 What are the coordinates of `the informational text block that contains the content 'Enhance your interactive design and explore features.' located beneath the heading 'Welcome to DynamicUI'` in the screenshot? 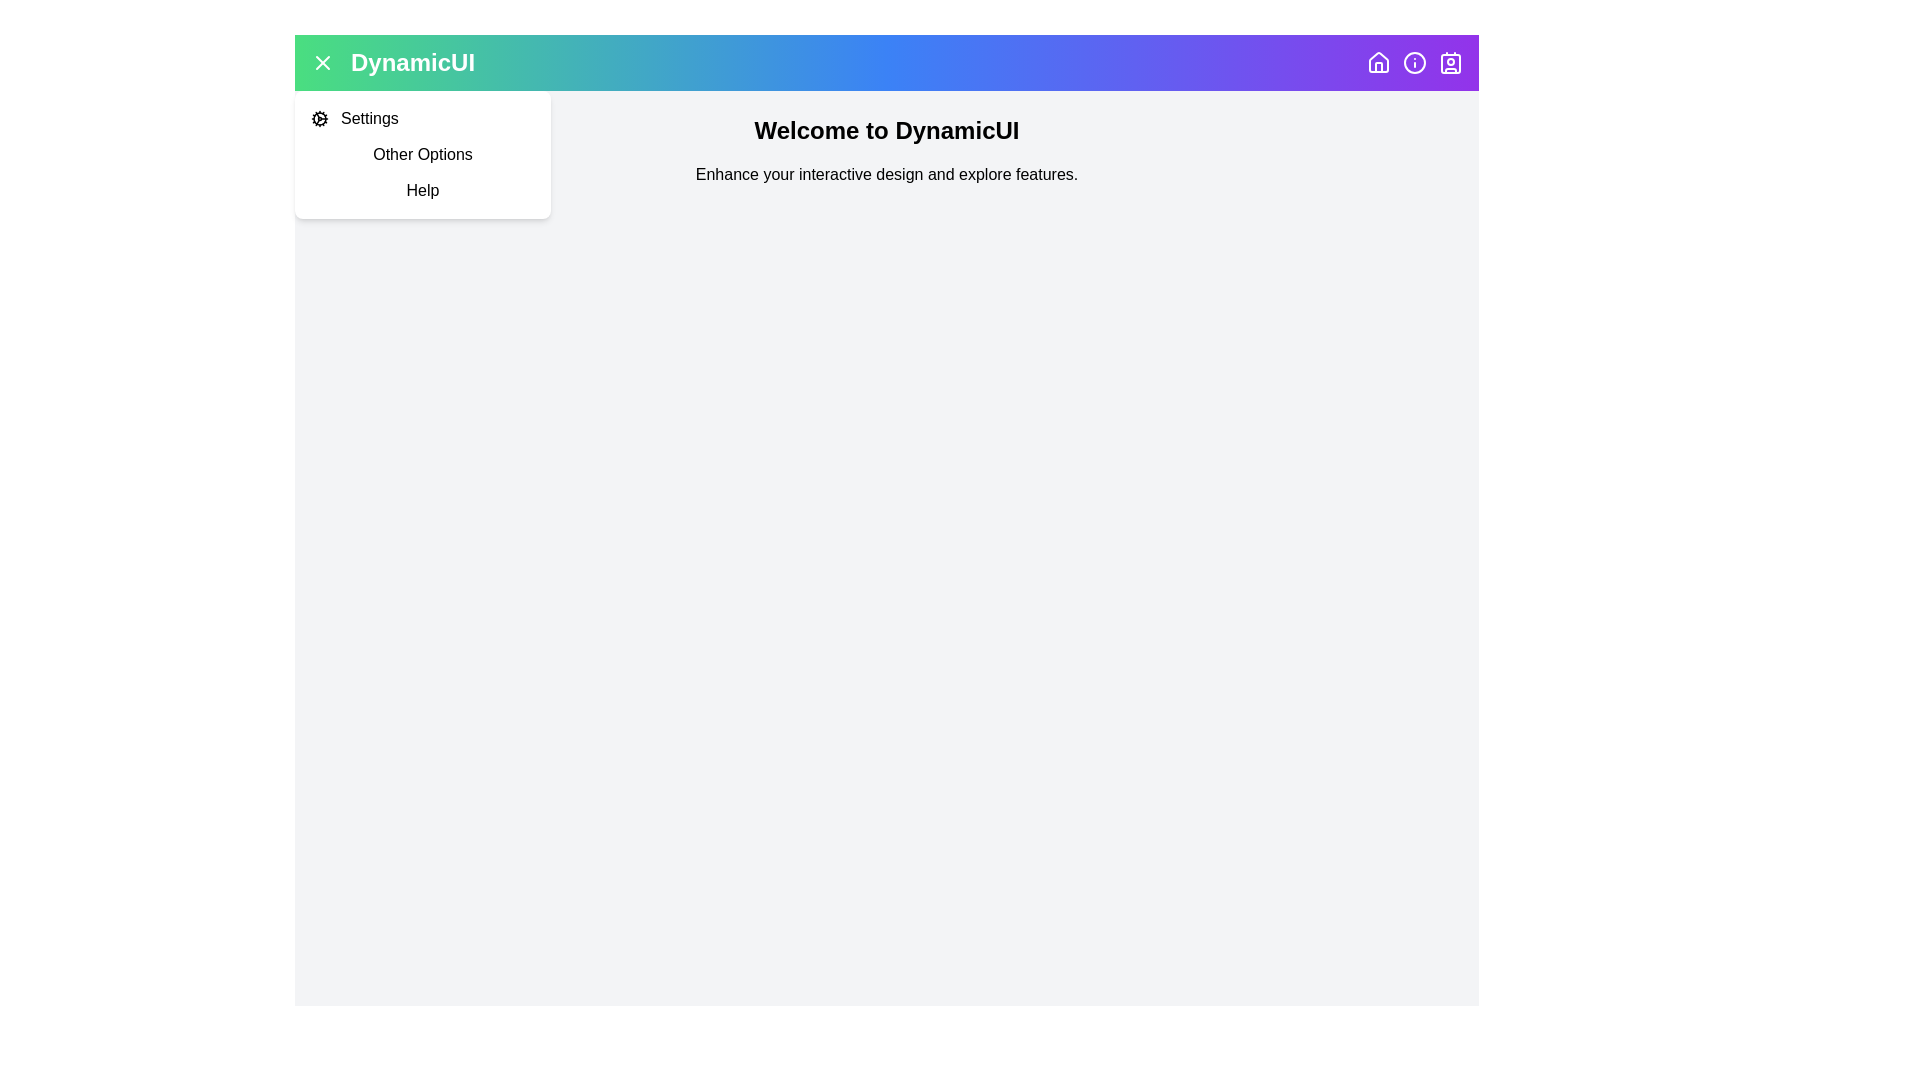 It's located at (886, 173).